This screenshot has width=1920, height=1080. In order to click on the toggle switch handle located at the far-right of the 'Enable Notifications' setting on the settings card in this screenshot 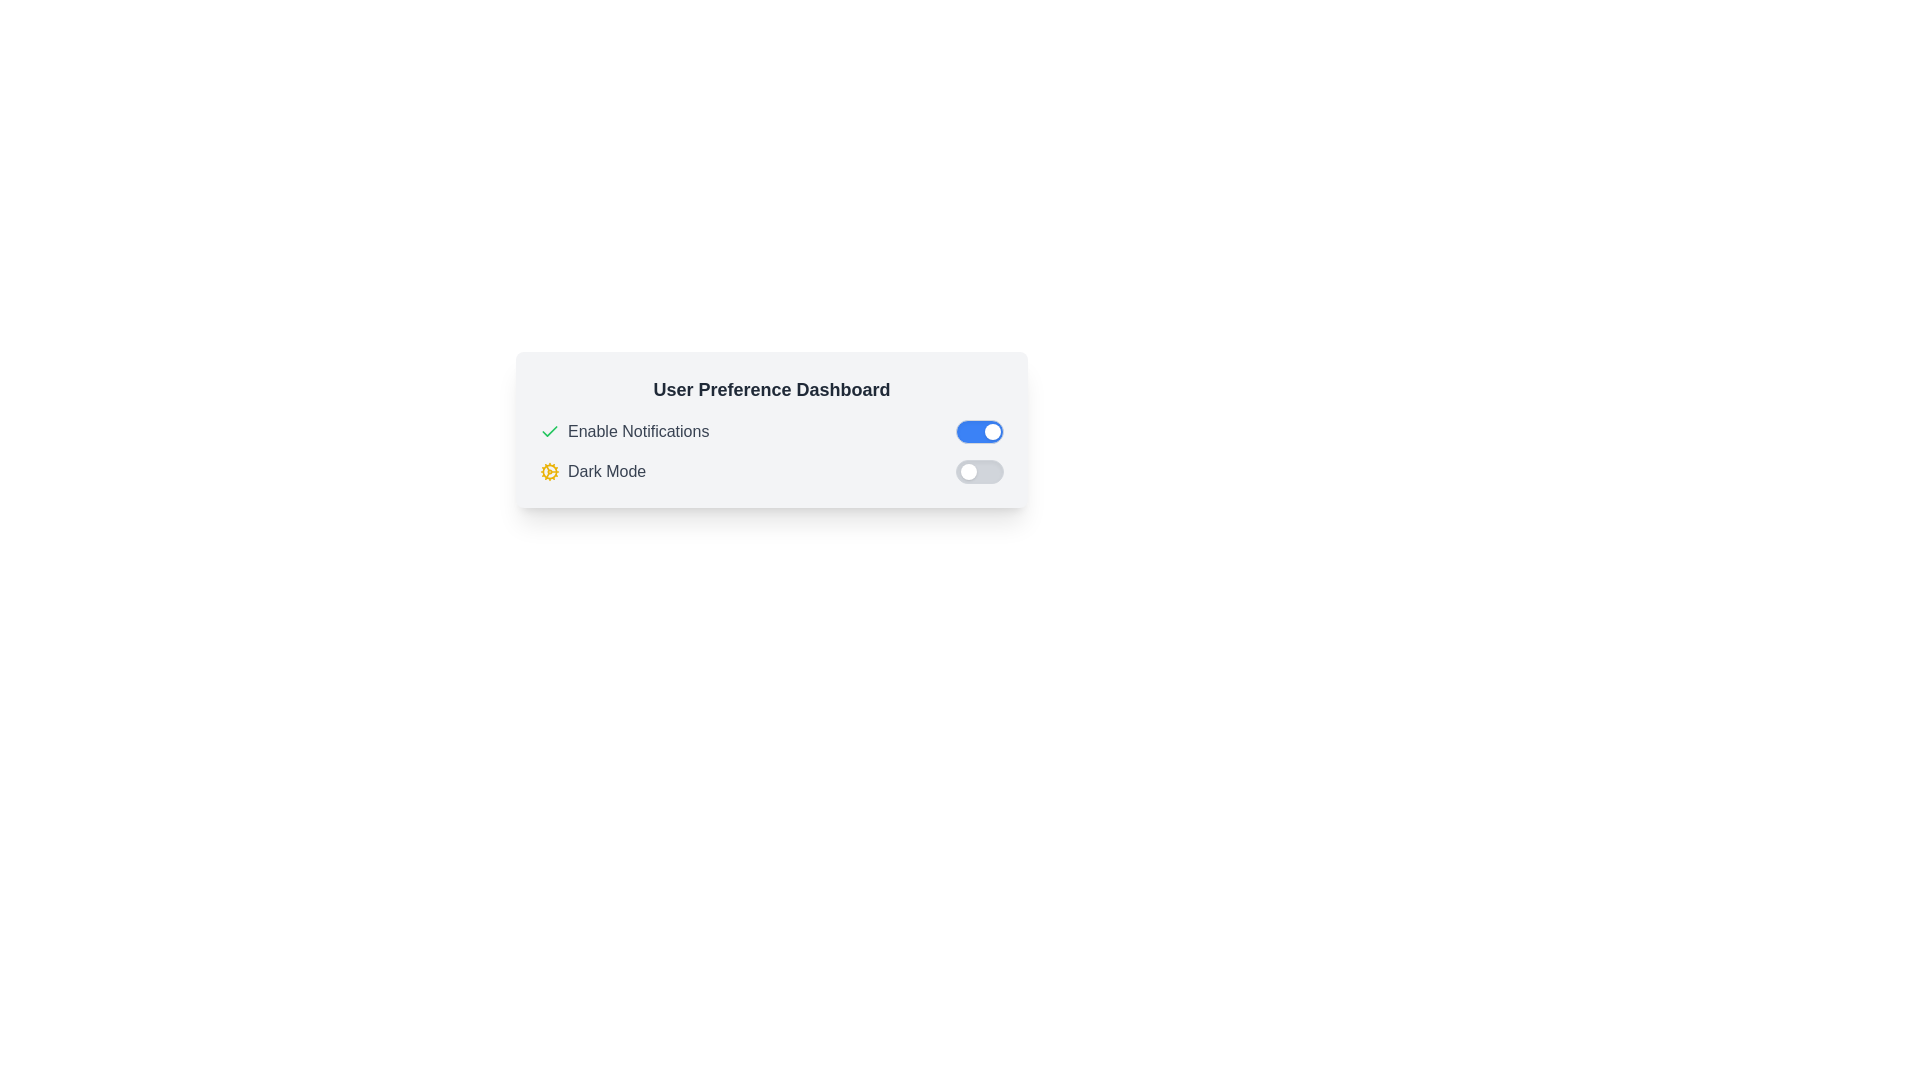, I will do `click(993, 431)`.